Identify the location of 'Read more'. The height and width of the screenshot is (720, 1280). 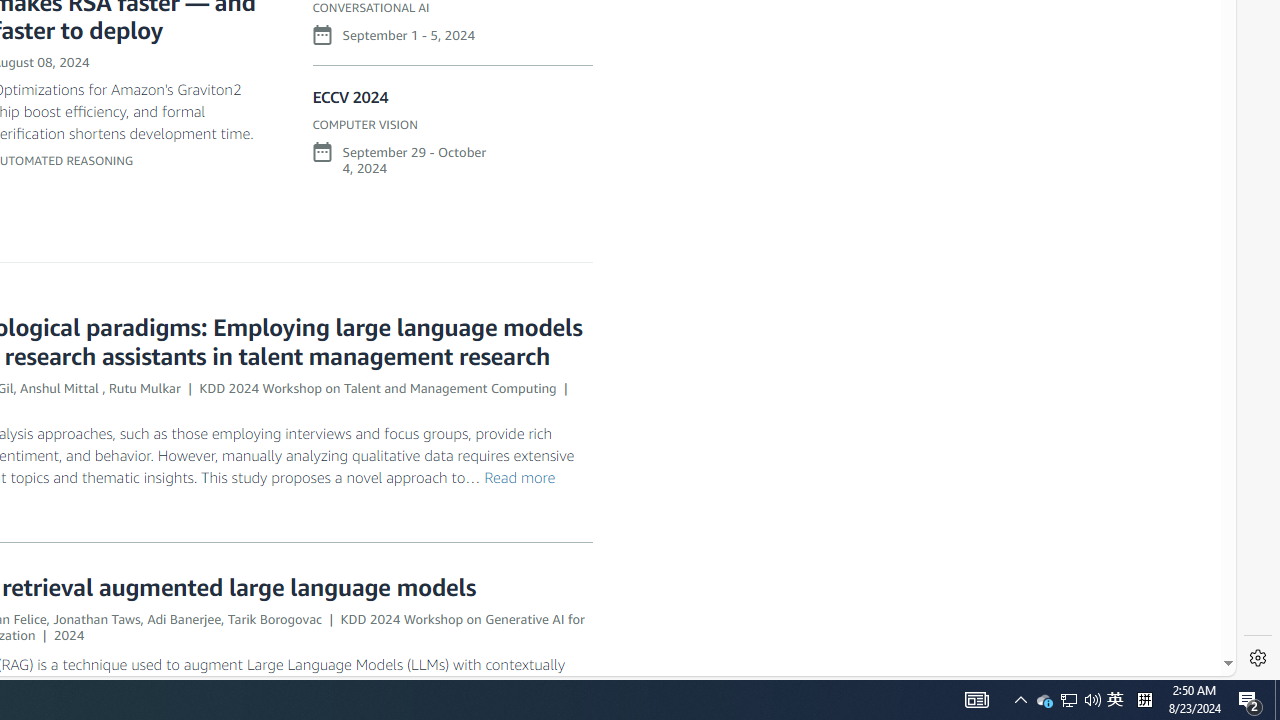
(519, 476).